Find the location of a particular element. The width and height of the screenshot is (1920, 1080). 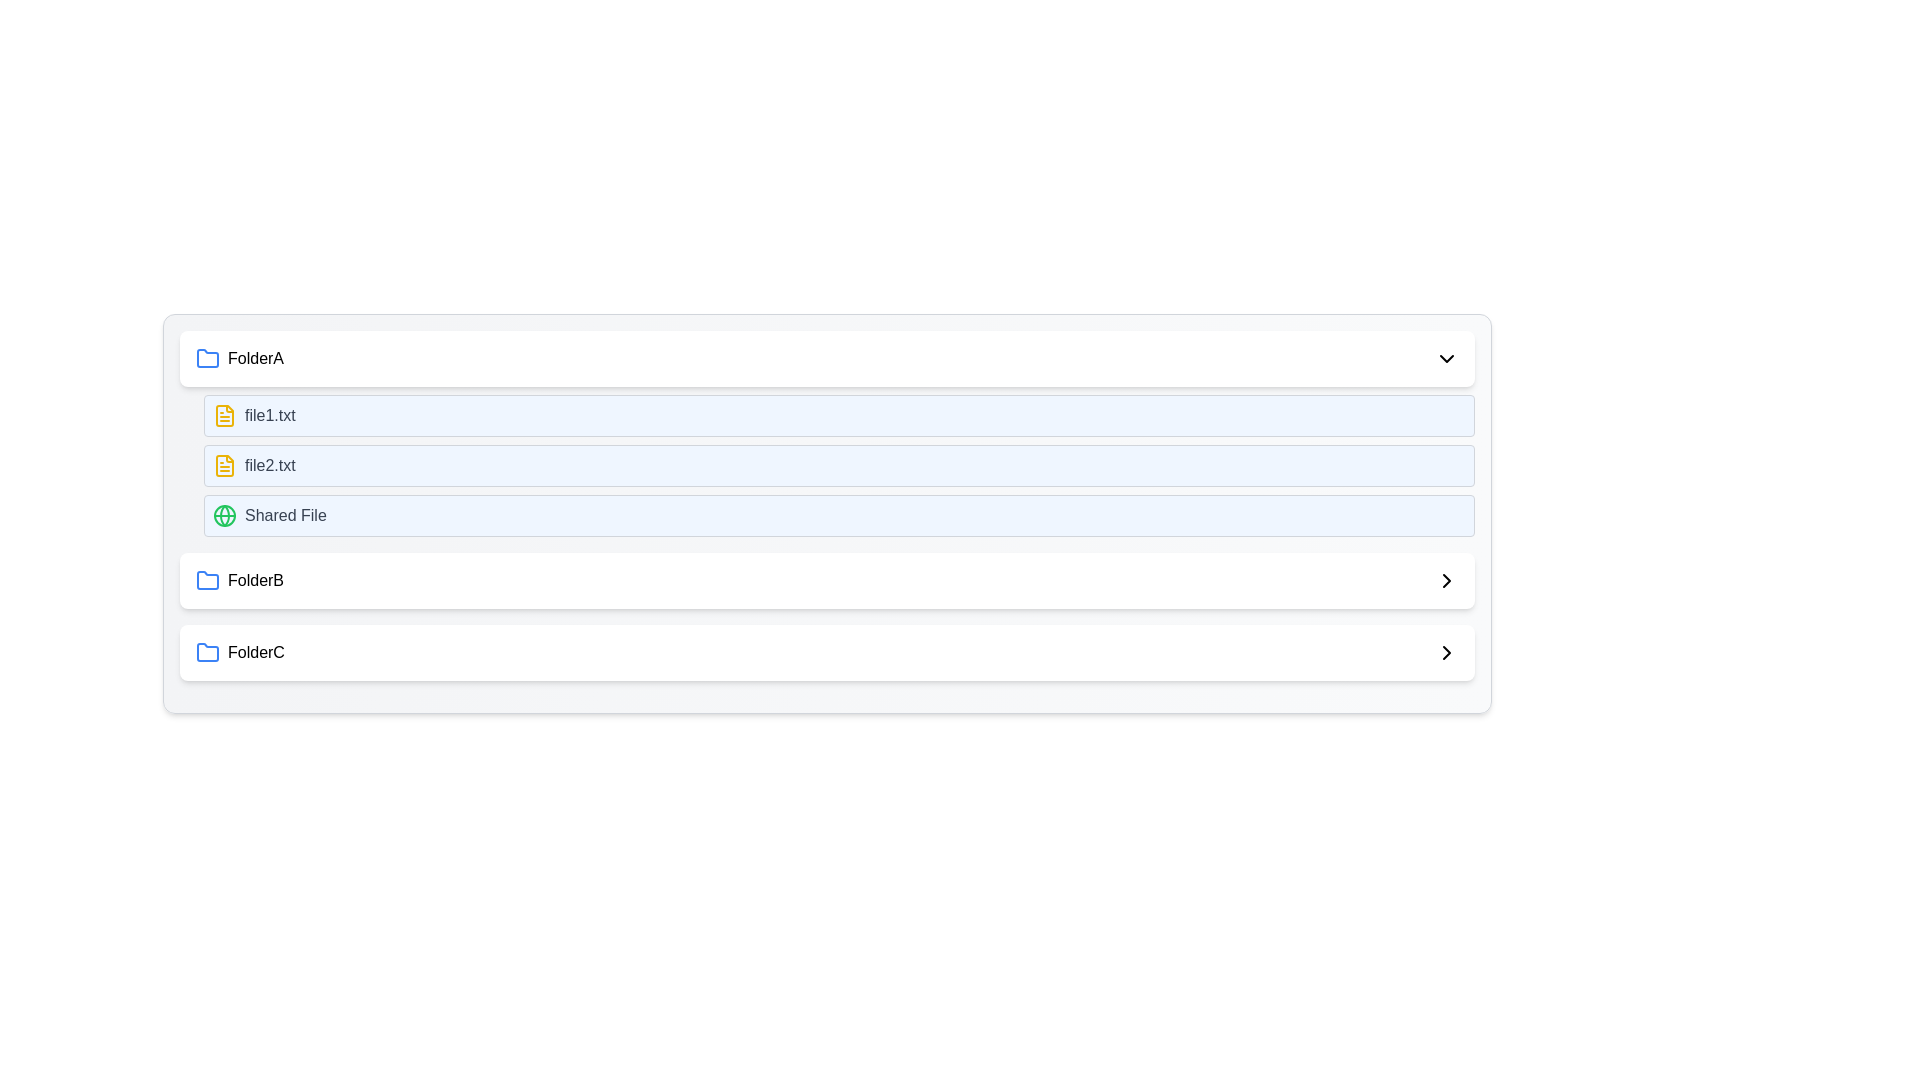

the arrow-shaped vector graphic control for navigation associated with the 'FolderB' section header is located at coordinates (1446, 581).